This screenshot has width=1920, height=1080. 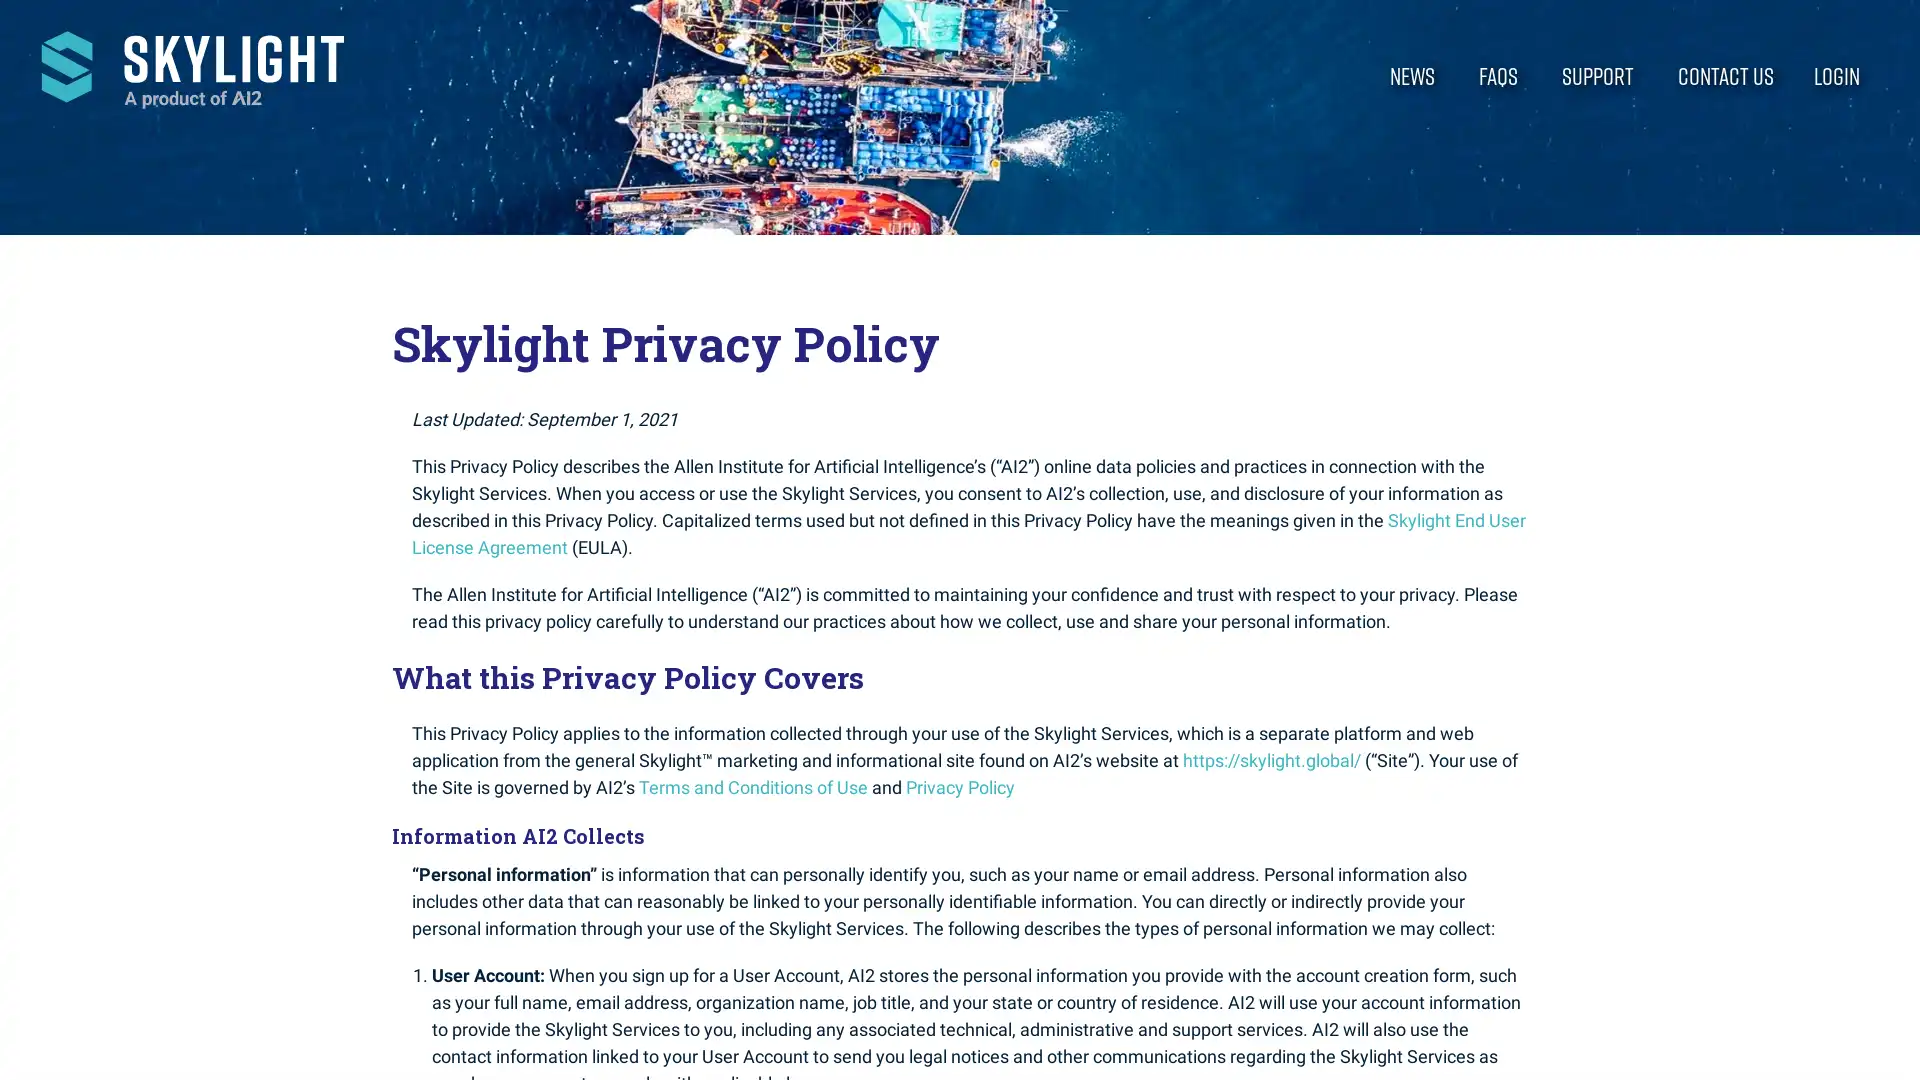 I want to click on Cookies Settings, so click(x=1395, y=1036).